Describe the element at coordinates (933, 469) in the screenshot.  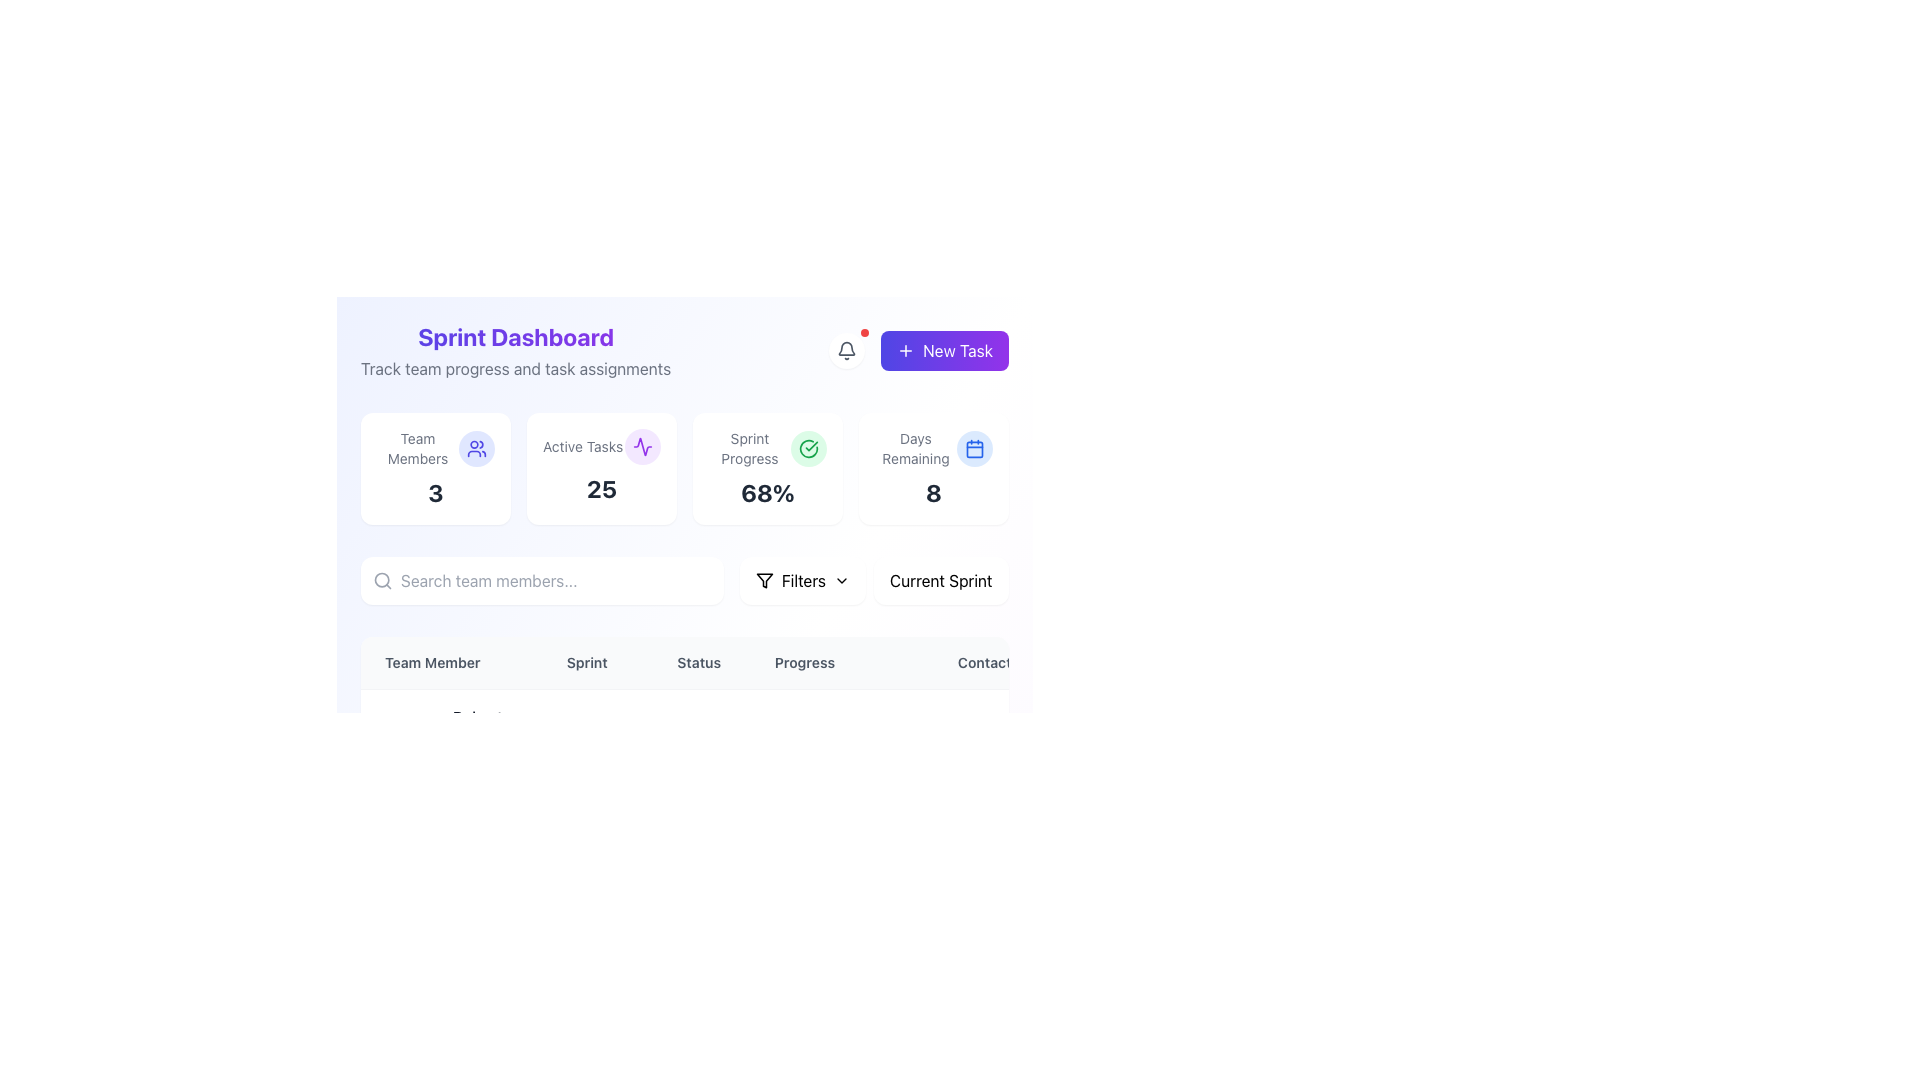
I see `the informational card located at the bottom-right corner of the grid layout, which displays the number of days remaining for a specific context` at that location.